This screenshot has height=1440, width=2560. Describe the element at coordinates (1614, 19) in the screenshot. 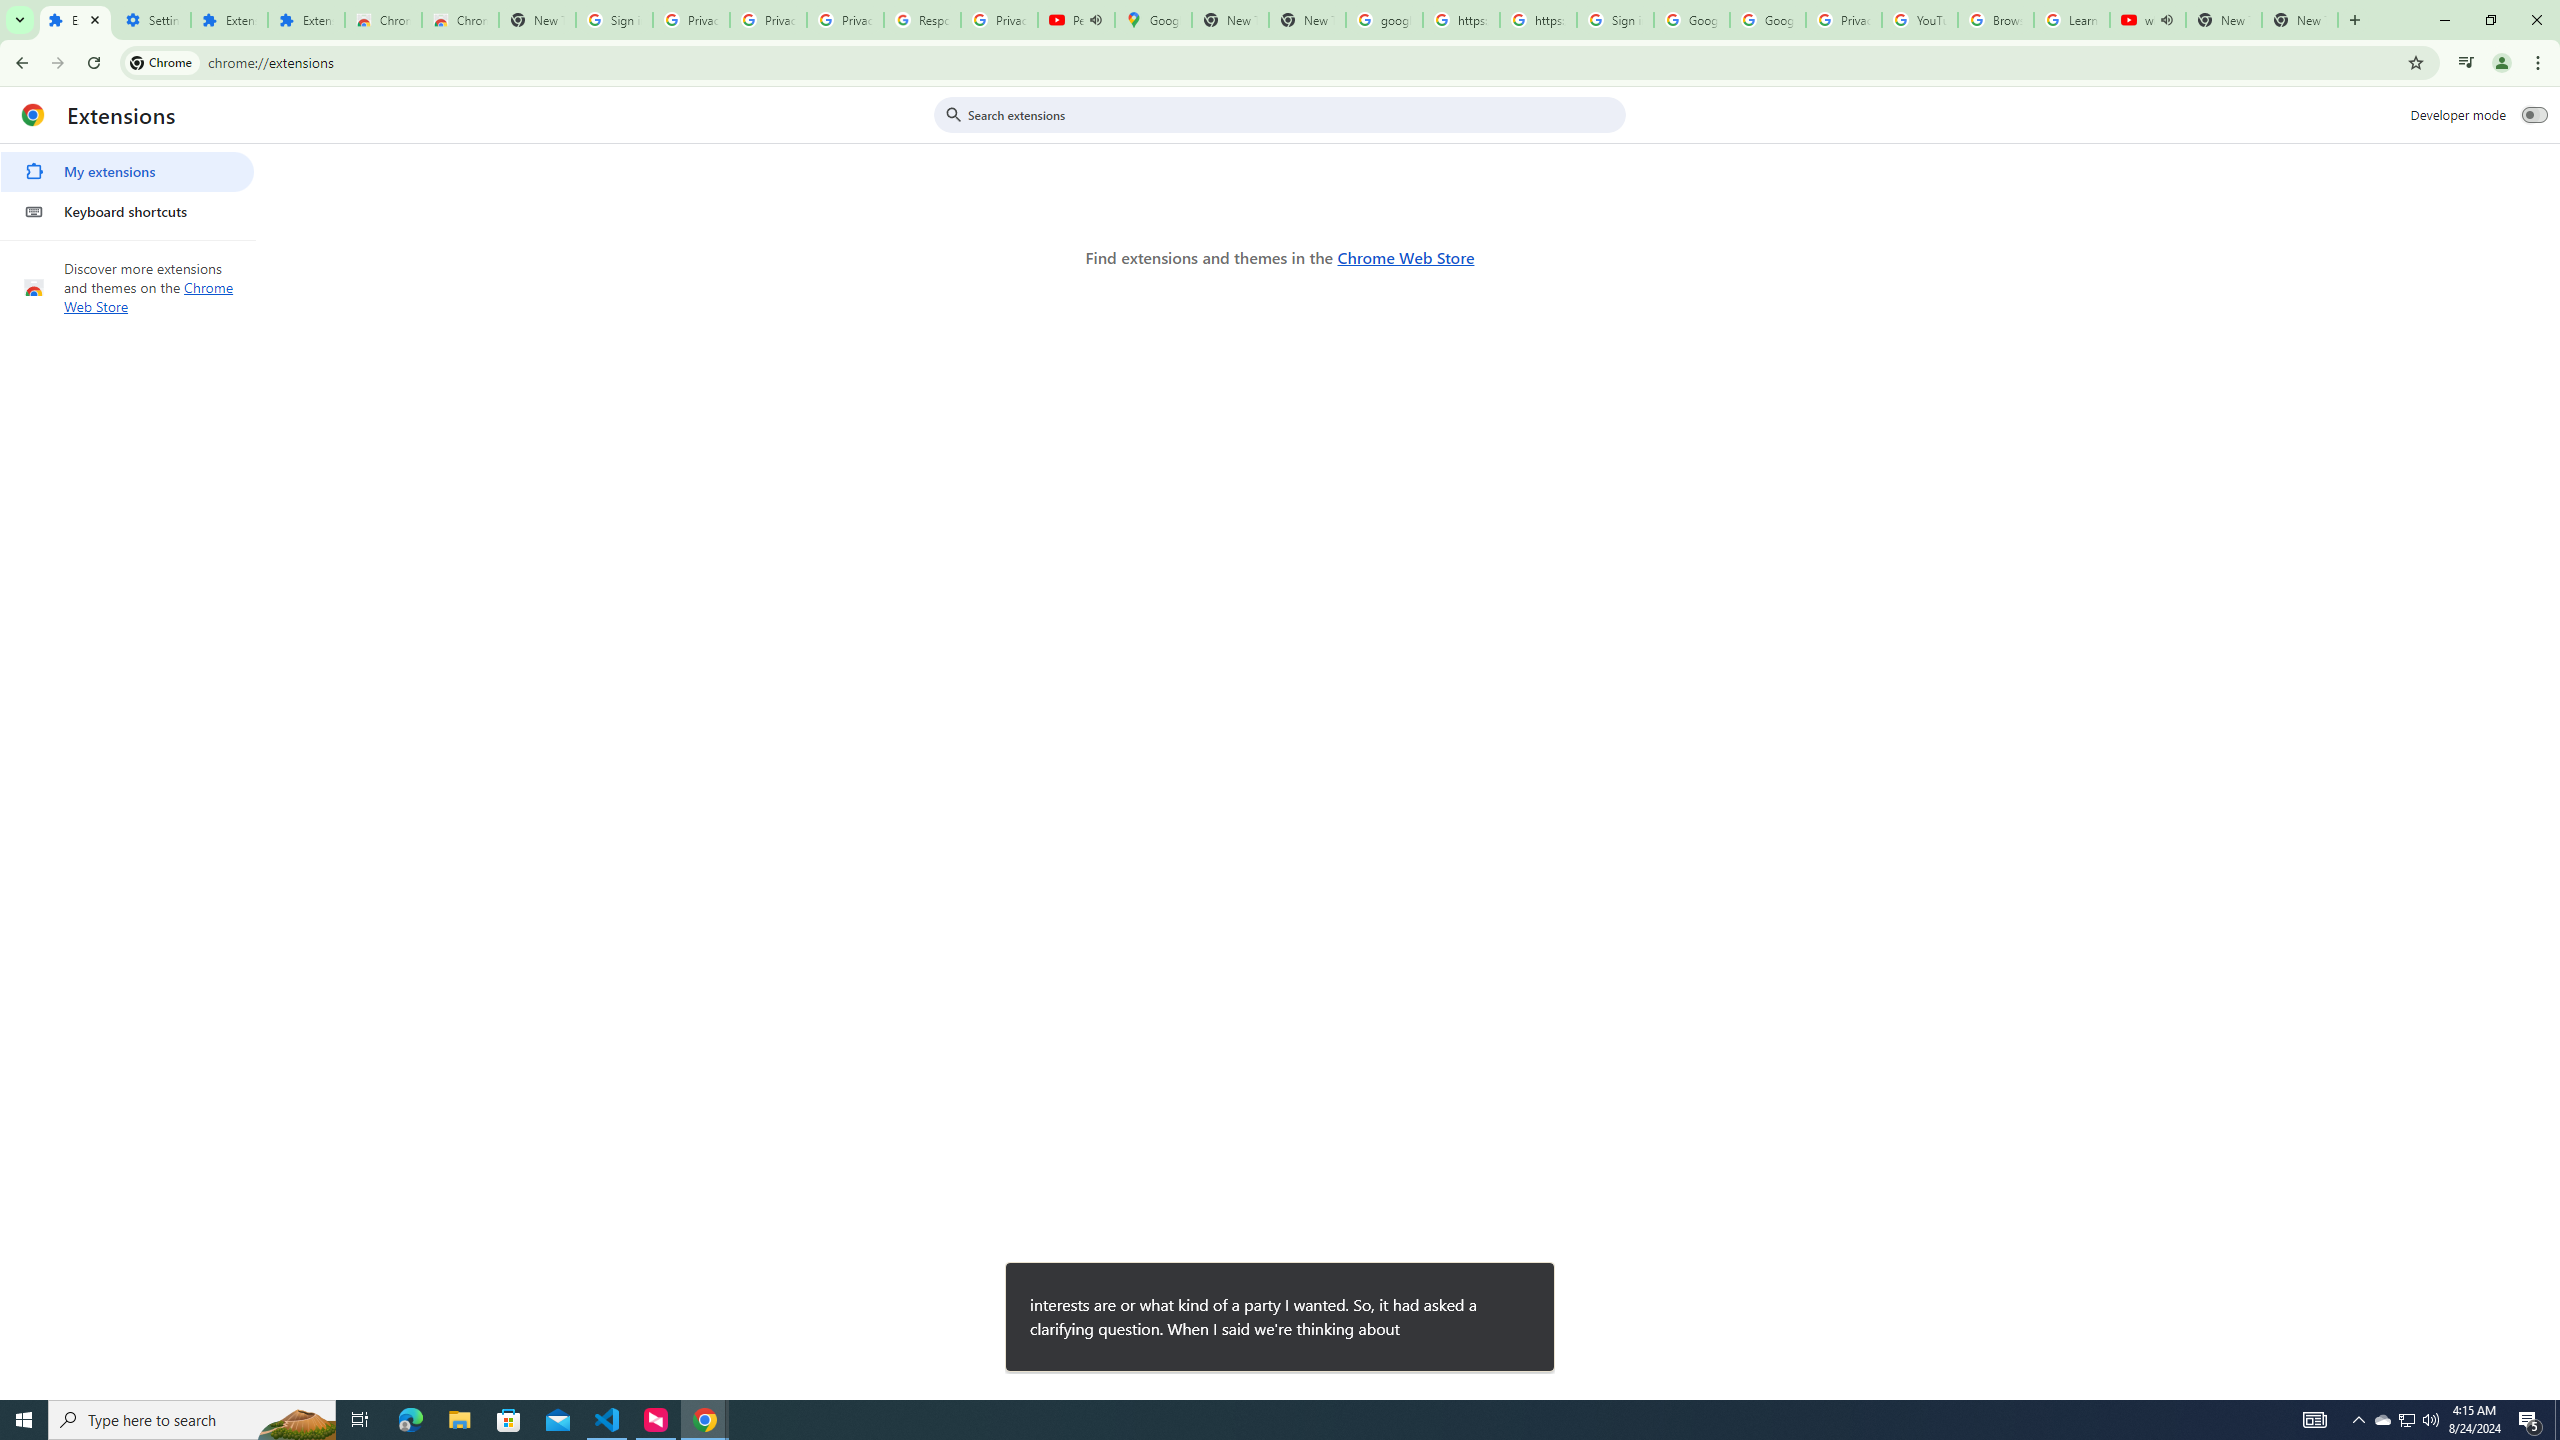

I see `'Sign in - Google Accounts'` at that location.